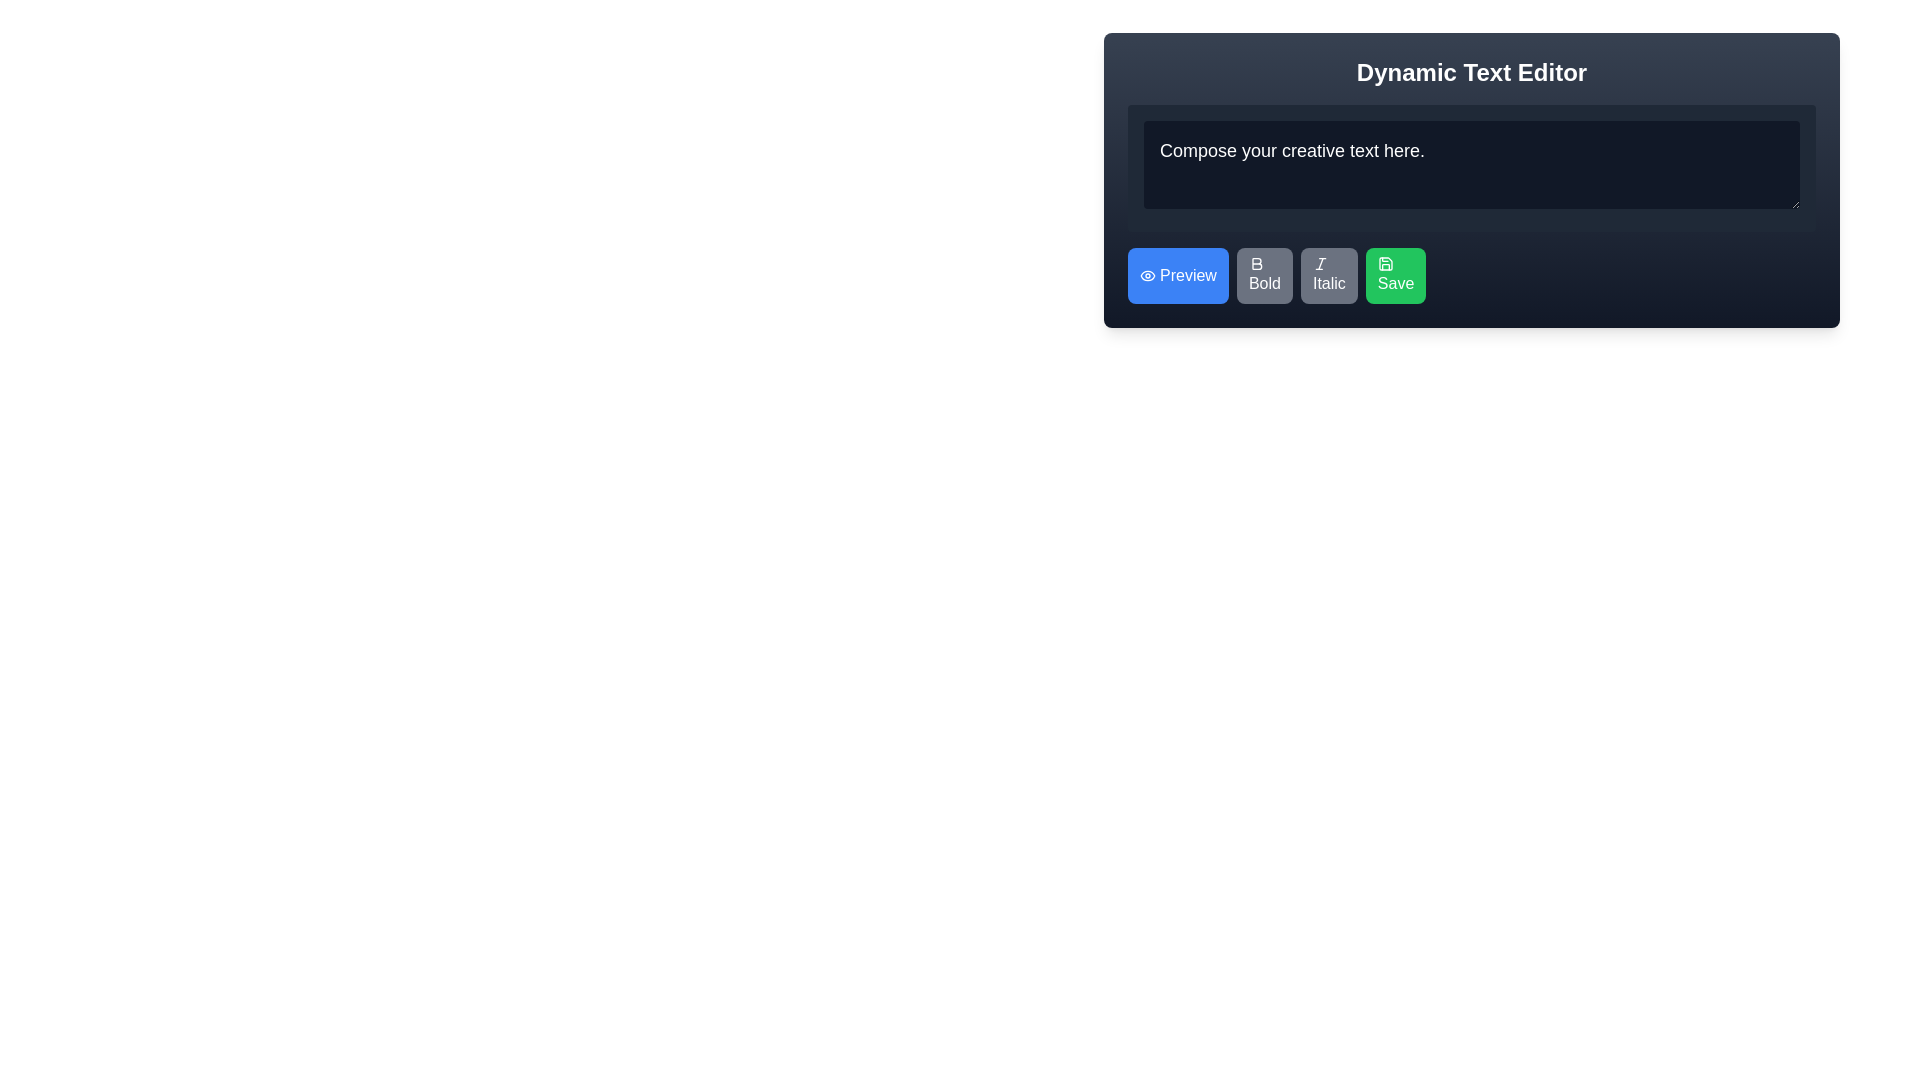 This screenshot has width=1920, height=1080. Describe the element at coordinates (1263, 276) in the screenshot. I see `the button with a solid gray background that changes to yellow upon hovering, which contains the bold 'B' character above the word 'Bold'. This button is the second in a horizontal row of four buttons, positioned between 'Preview' and 'Italic'` at that location.